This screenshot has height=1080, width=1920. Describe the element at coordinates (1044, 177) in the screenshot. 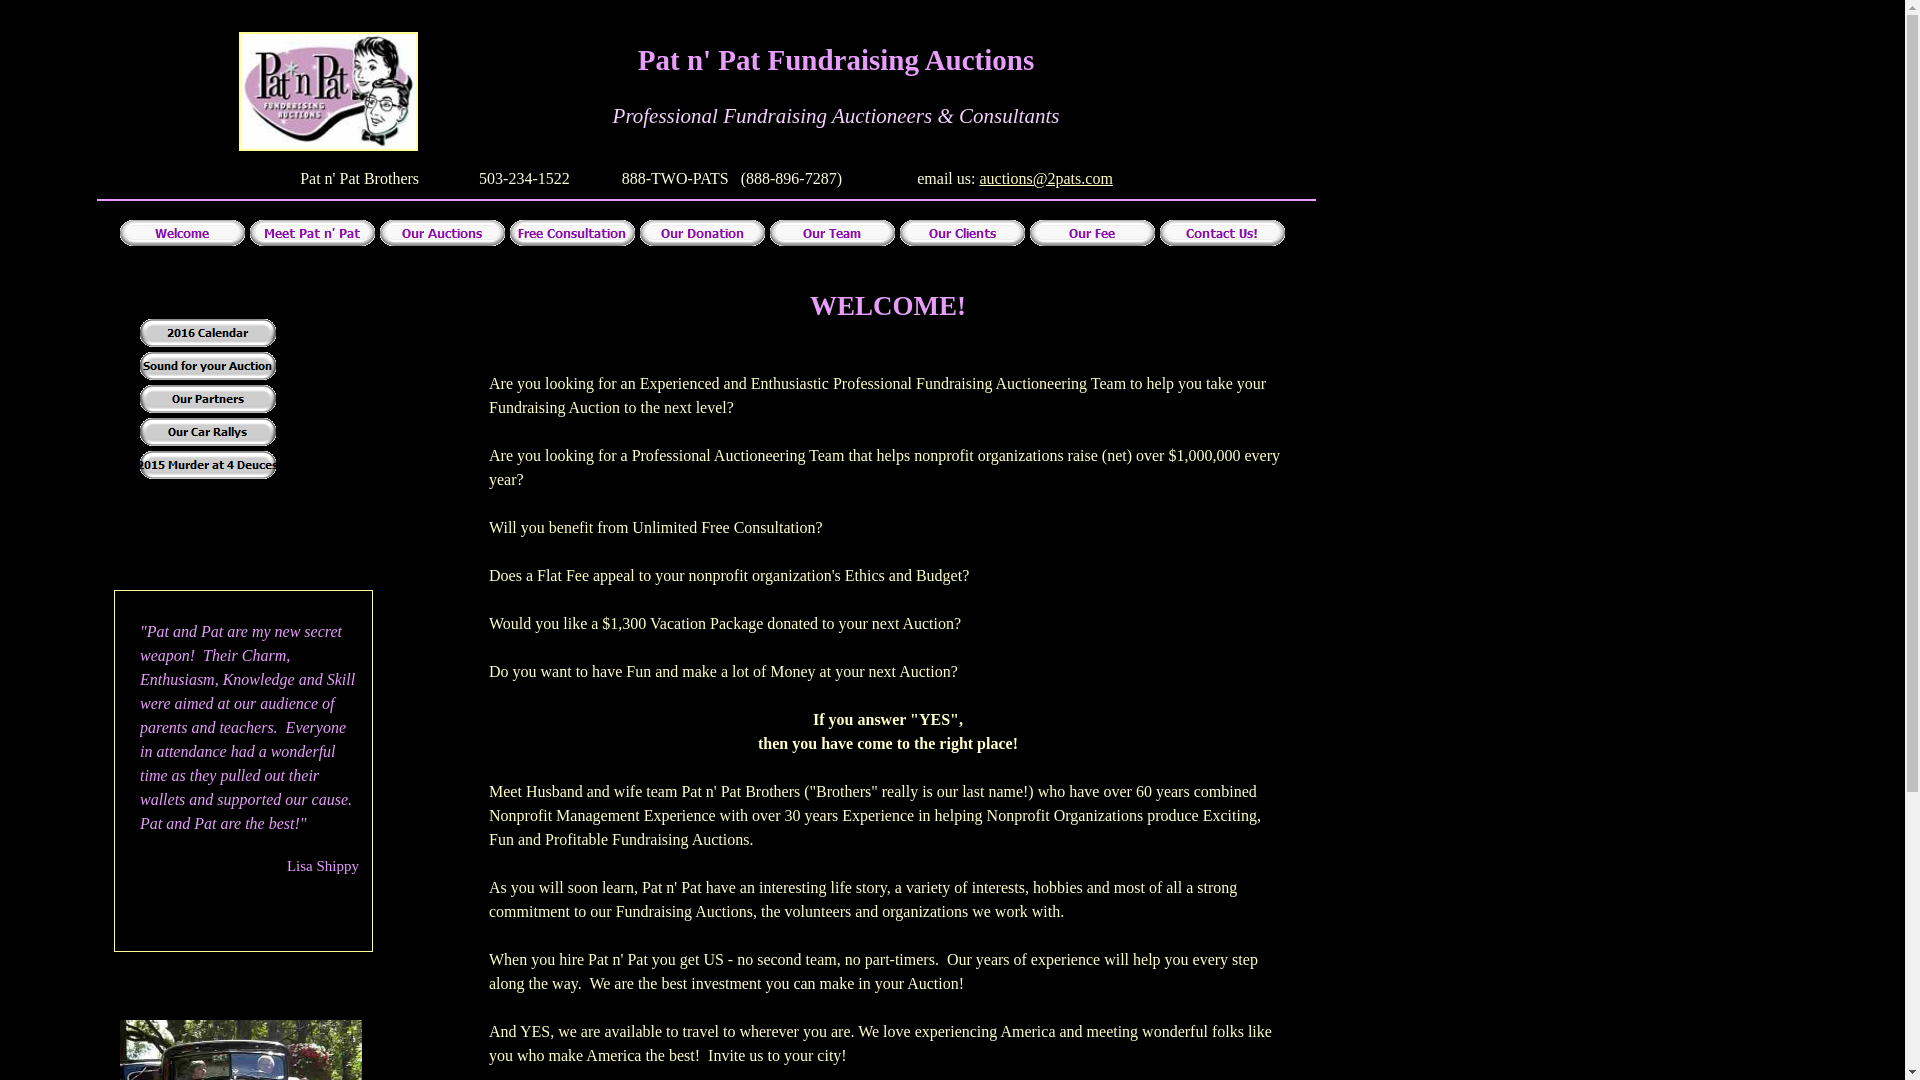

I see `'auctions@2pats.com'` at that location.